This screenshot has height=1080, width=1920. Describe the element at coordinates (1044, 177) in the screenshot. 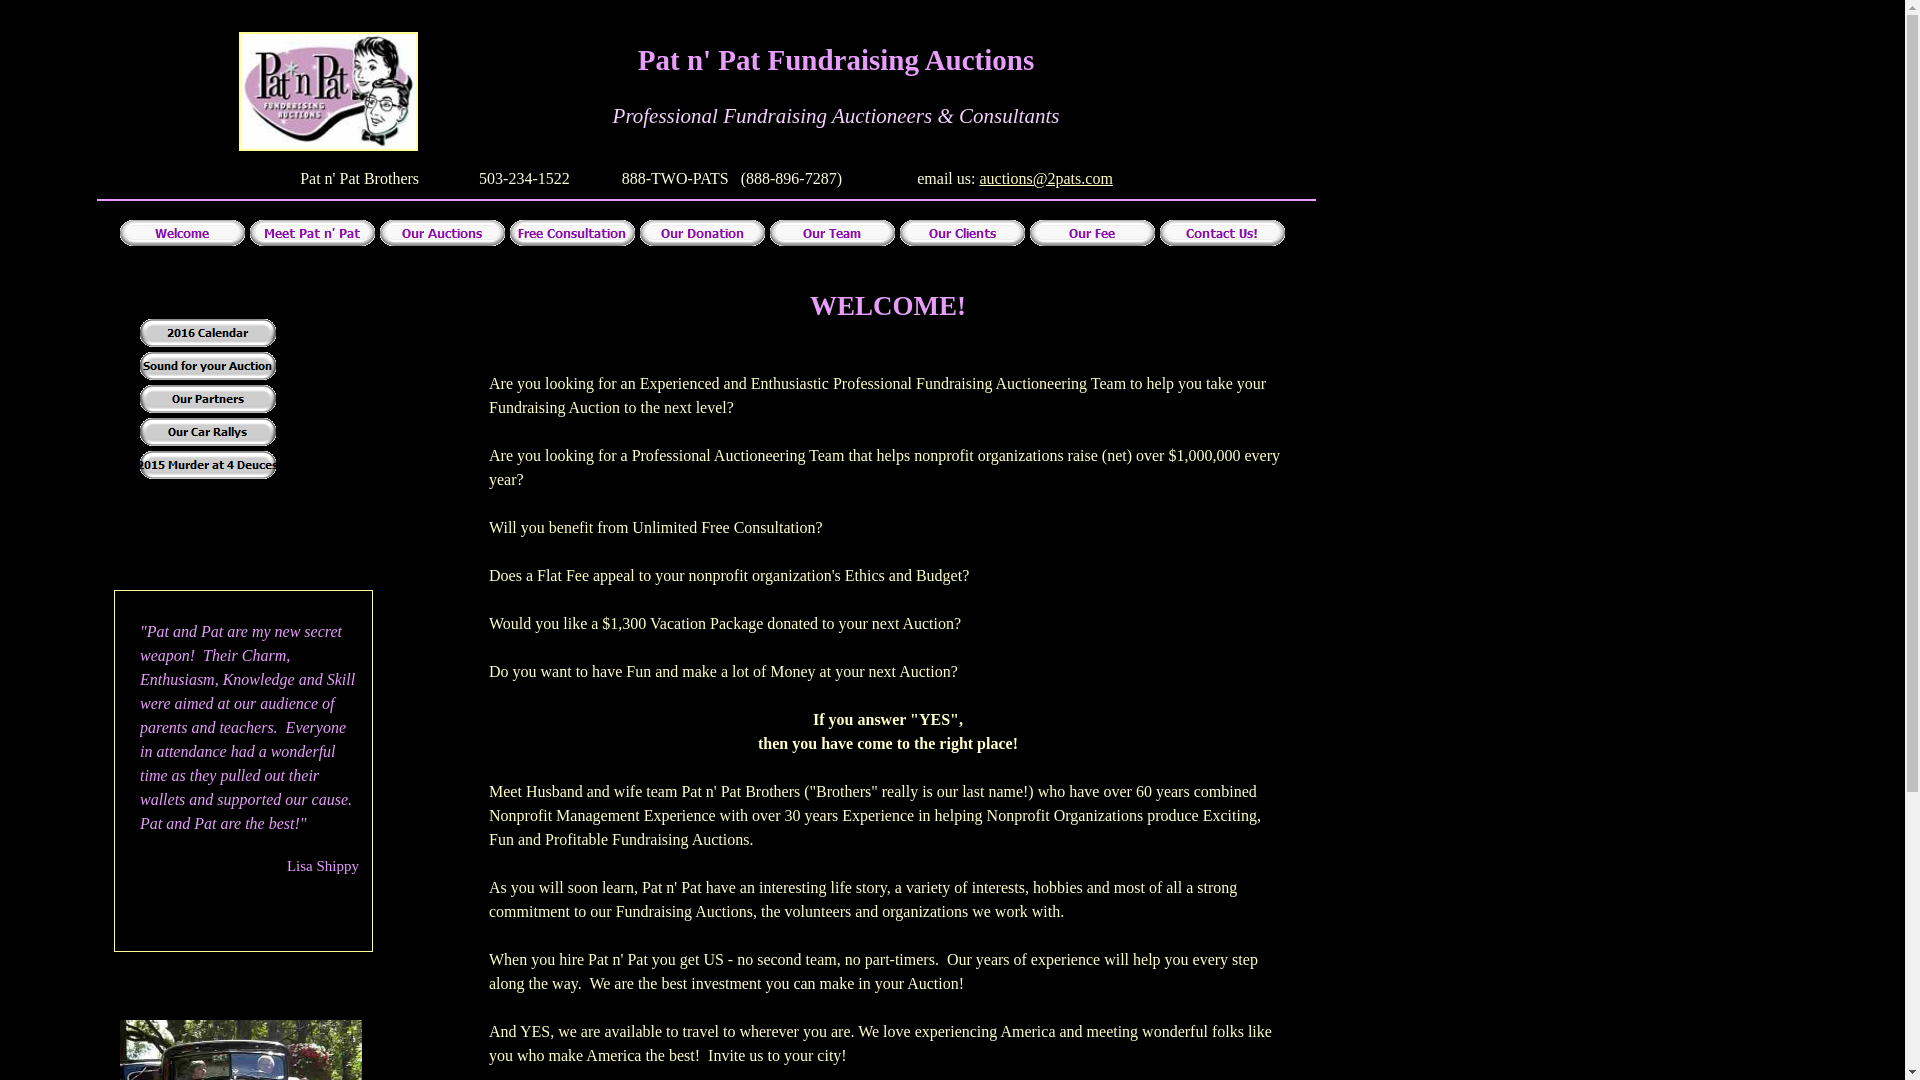

I see `'auctions@2pats.com'` at that location.